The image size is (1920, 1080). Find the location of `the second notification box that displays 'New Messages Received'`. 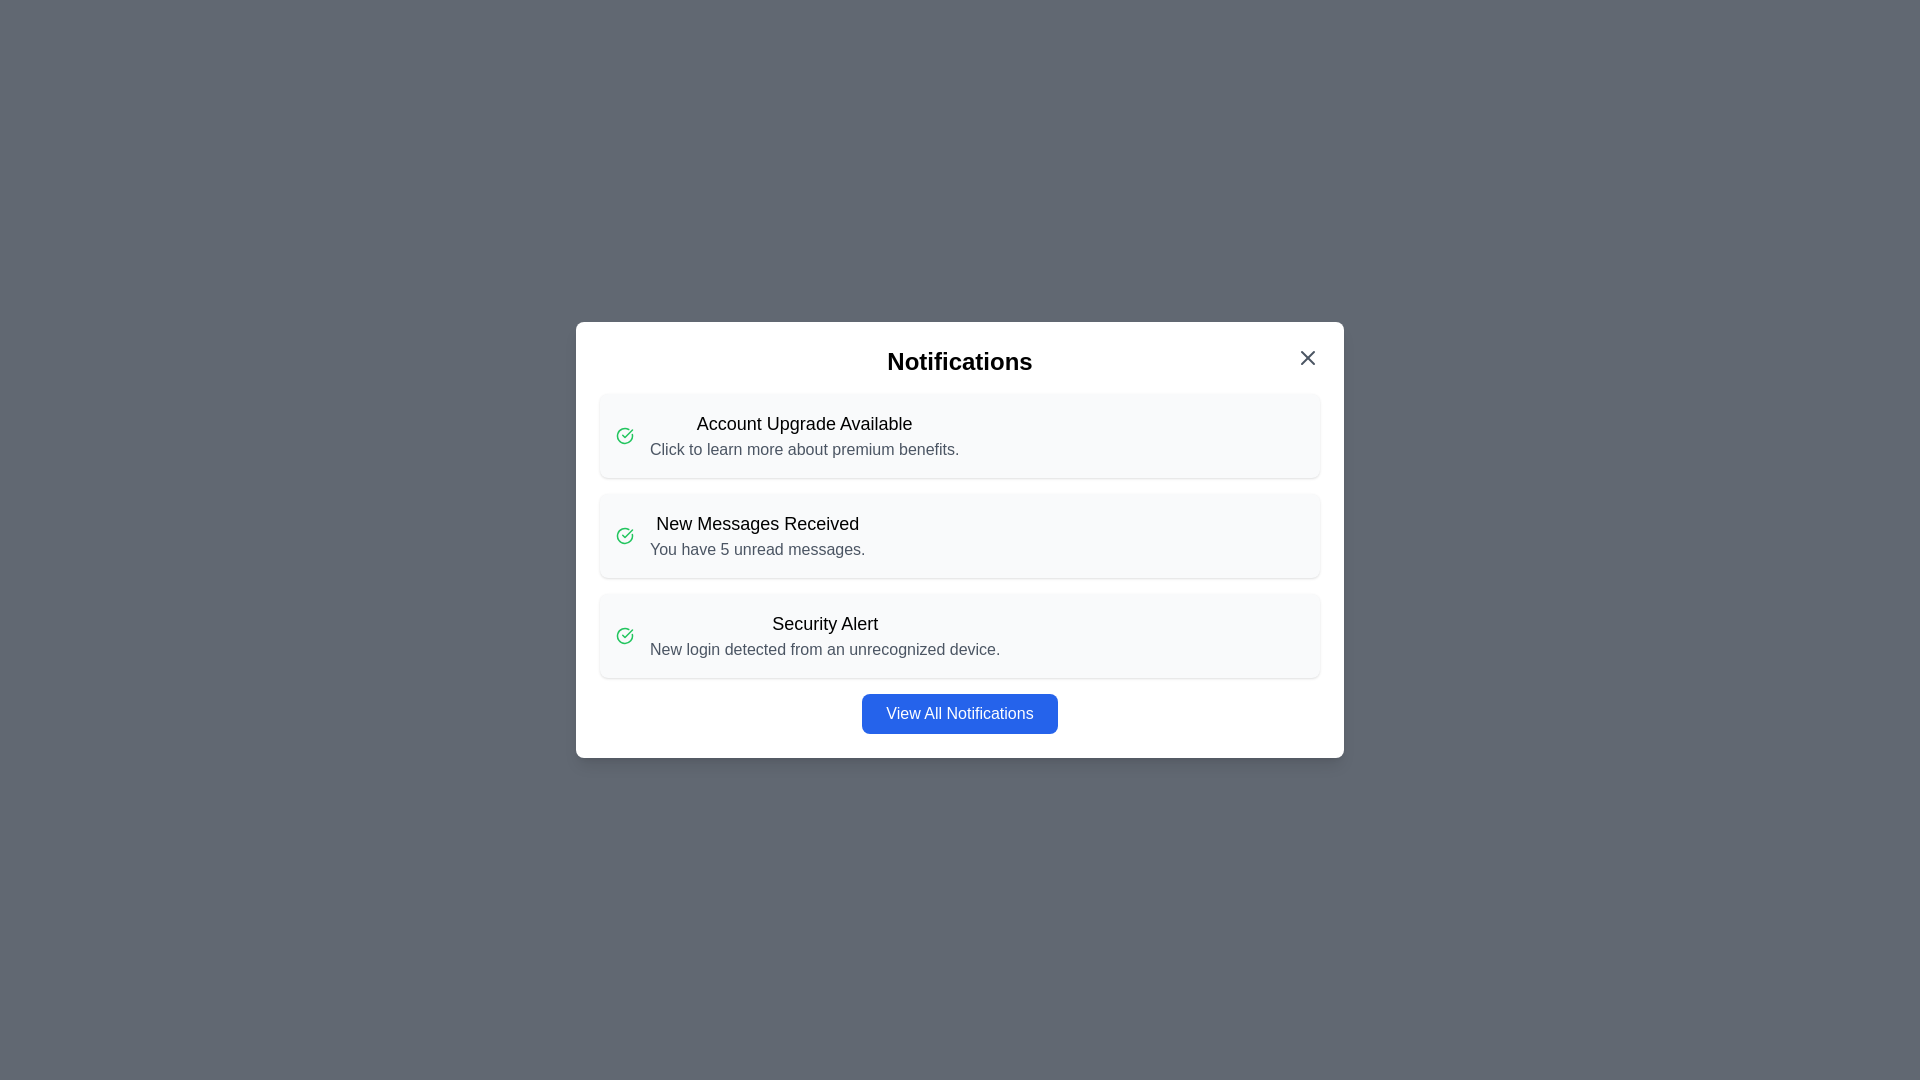

the second notification box that displays 'New Messages Received' is located at coordinates (960, 535).